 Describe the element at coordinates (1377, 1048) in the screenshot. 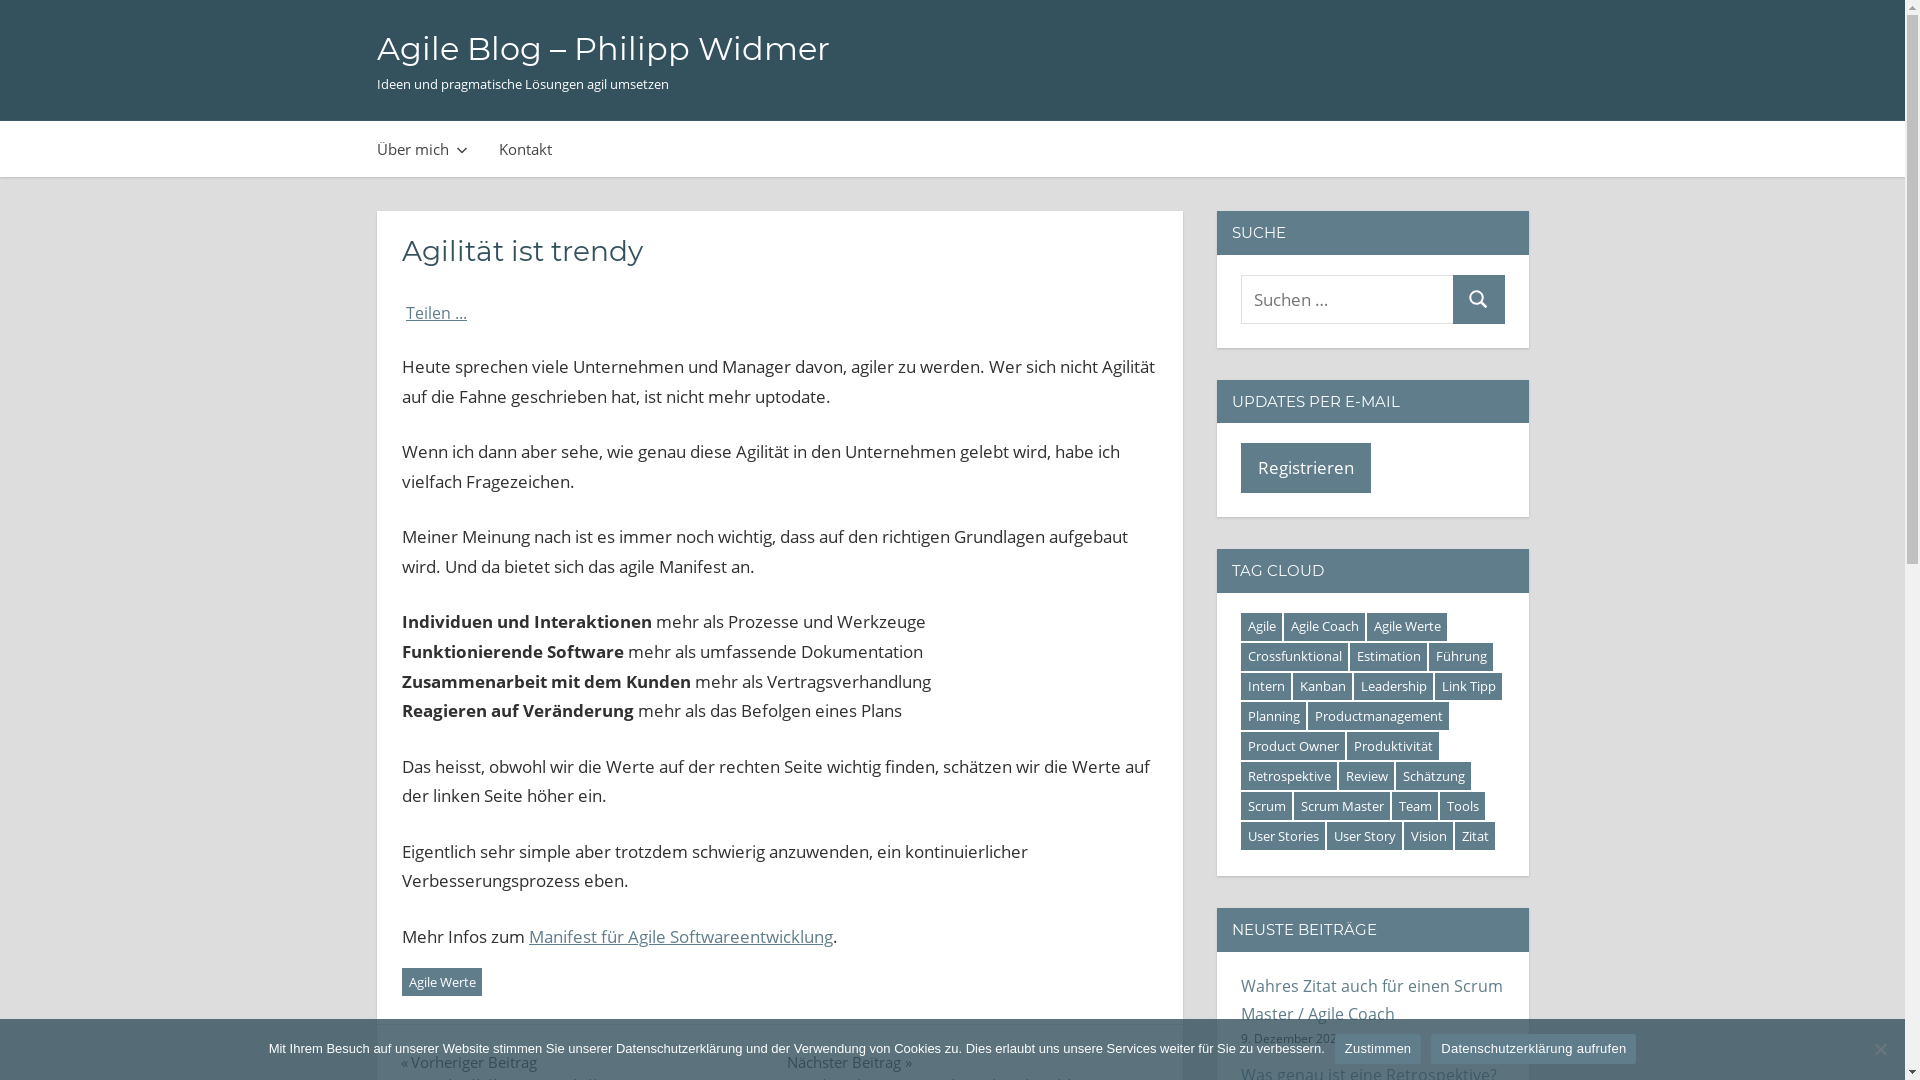

I see `'Zustimmen'` at that location.